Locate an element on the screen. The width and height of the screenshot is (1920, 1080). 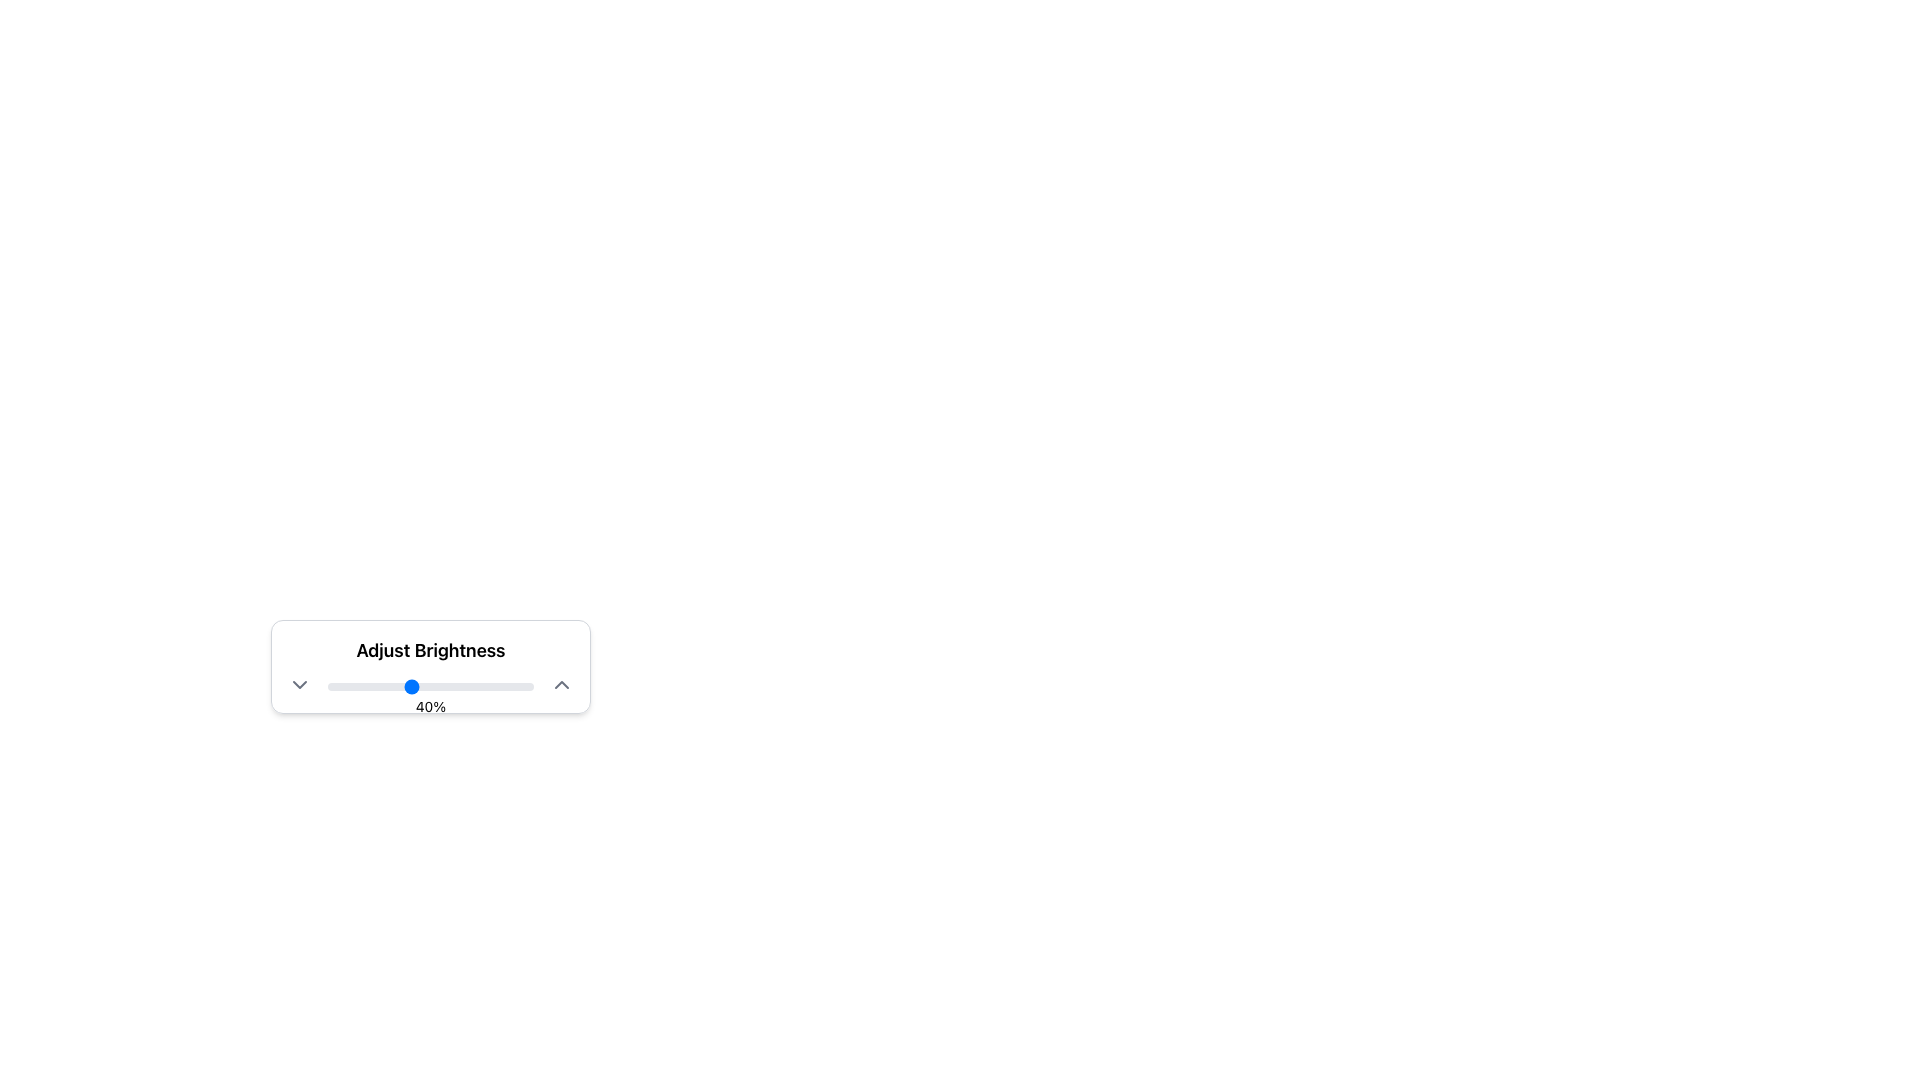
the brightness is located at coordinates (423, 685).